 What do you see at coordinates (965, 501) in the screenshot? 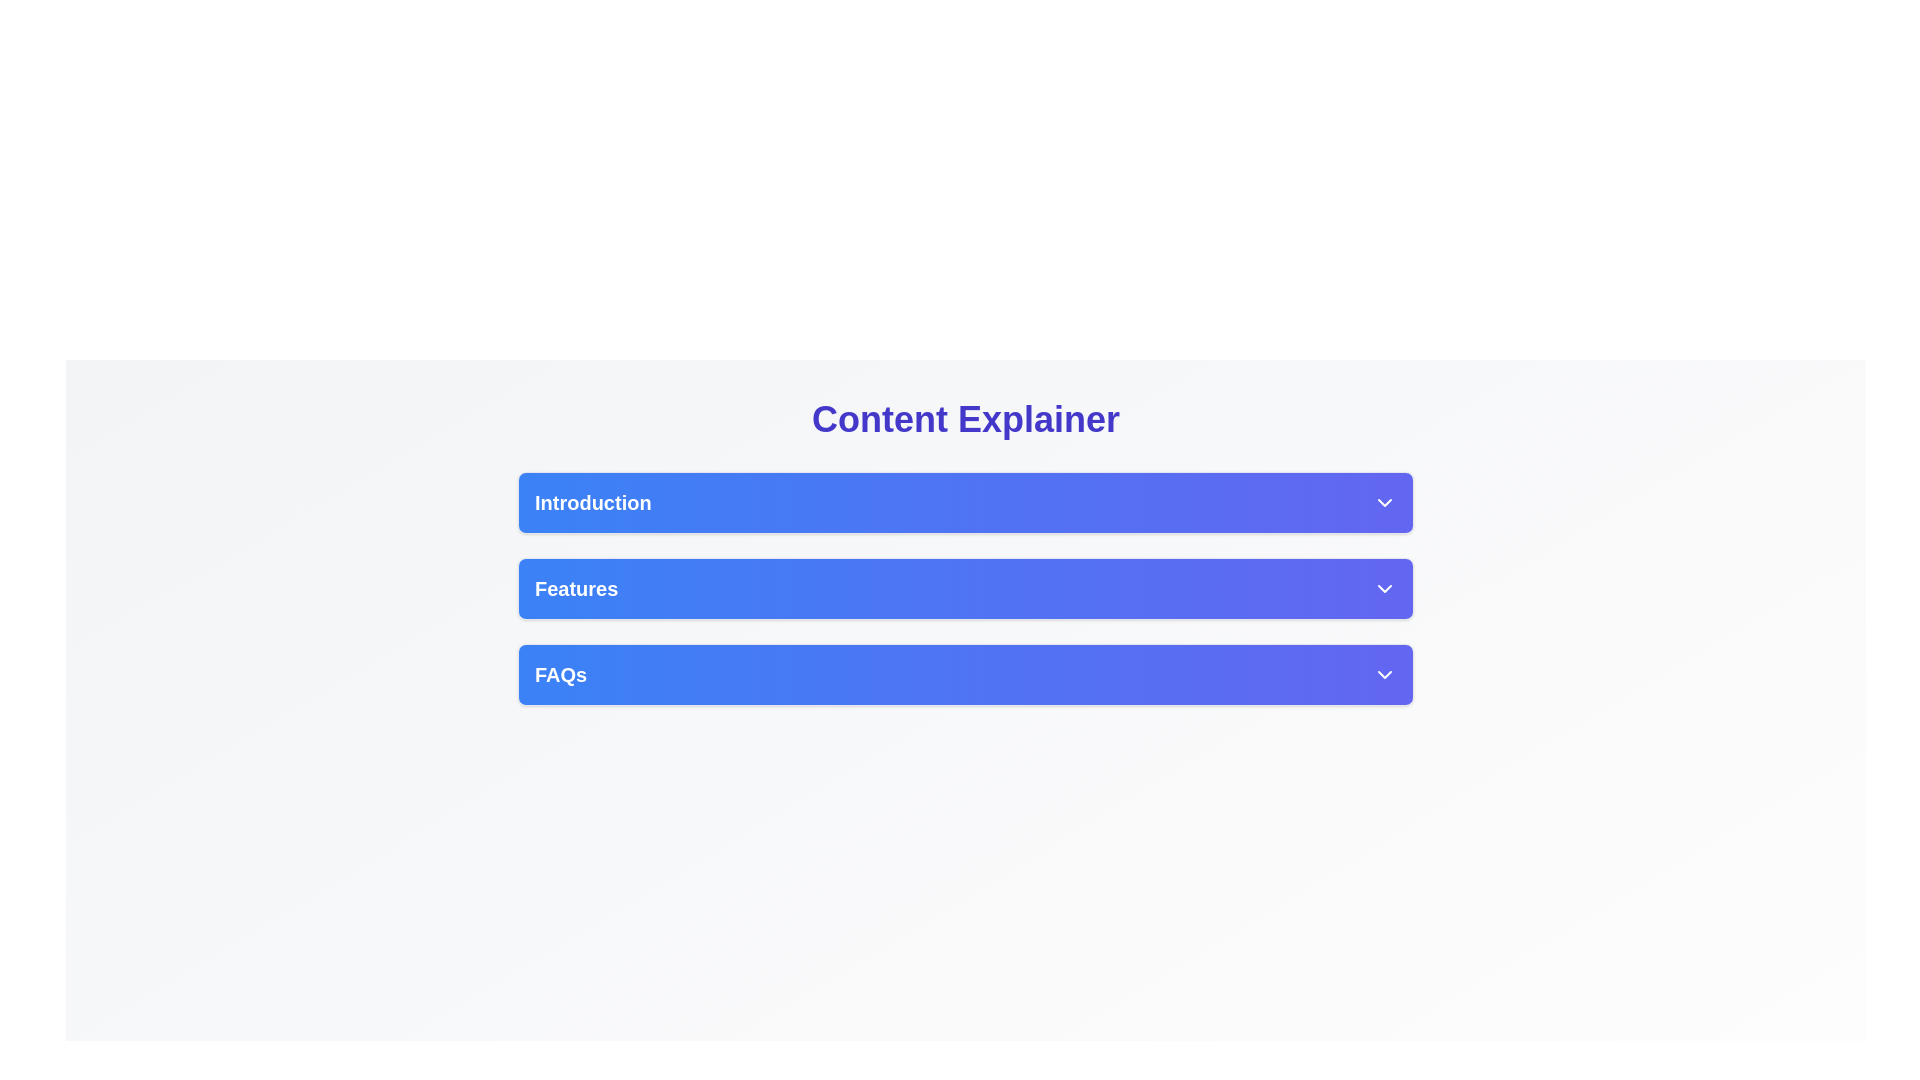
I see `the arrow icon of the collapsible header for 'Introduction'` at bounding box center [965, 501].